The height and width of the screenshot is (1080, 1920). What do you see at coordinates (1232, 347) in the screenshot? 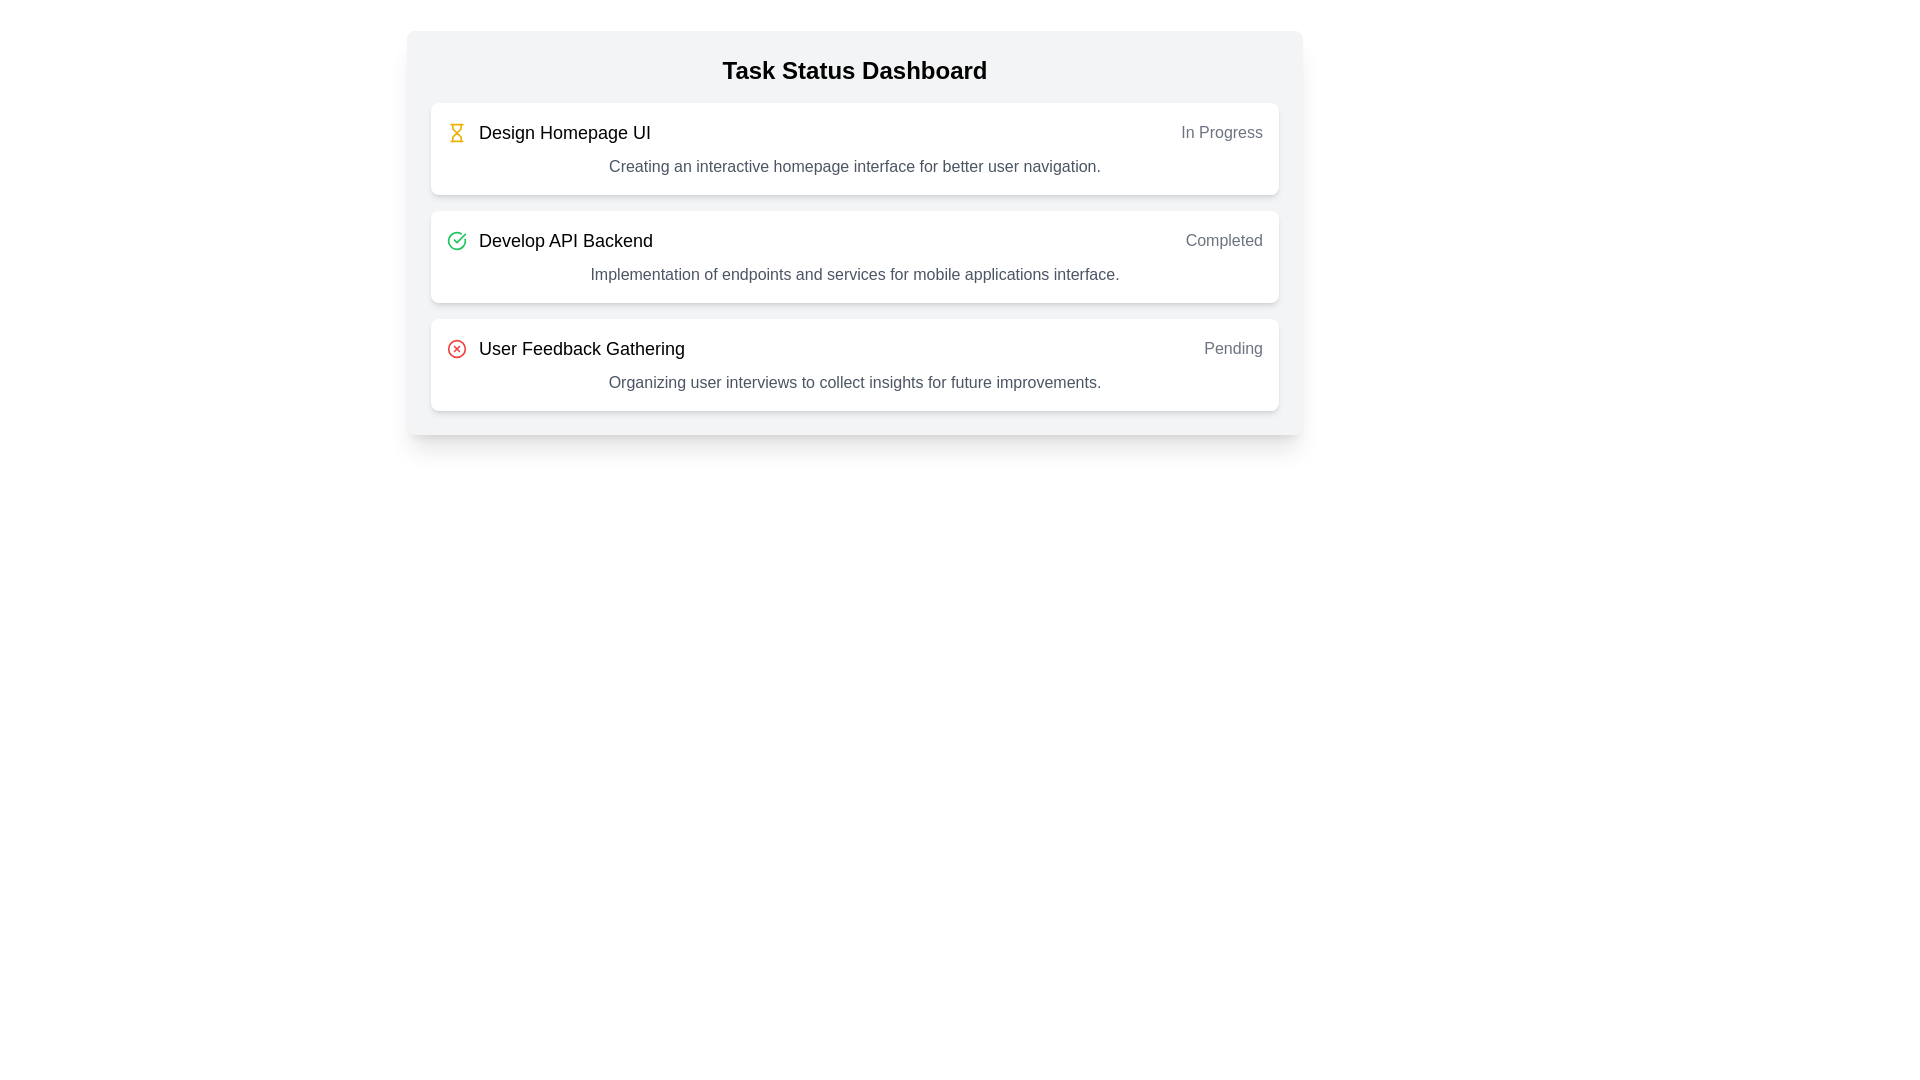
I see `the text label displaying 'Pending' which is styled in light gray color and positioned at the far right end of the lower-most task card adjacent to 'User Feedback Gathering'` at bounding box center [1232, 347].